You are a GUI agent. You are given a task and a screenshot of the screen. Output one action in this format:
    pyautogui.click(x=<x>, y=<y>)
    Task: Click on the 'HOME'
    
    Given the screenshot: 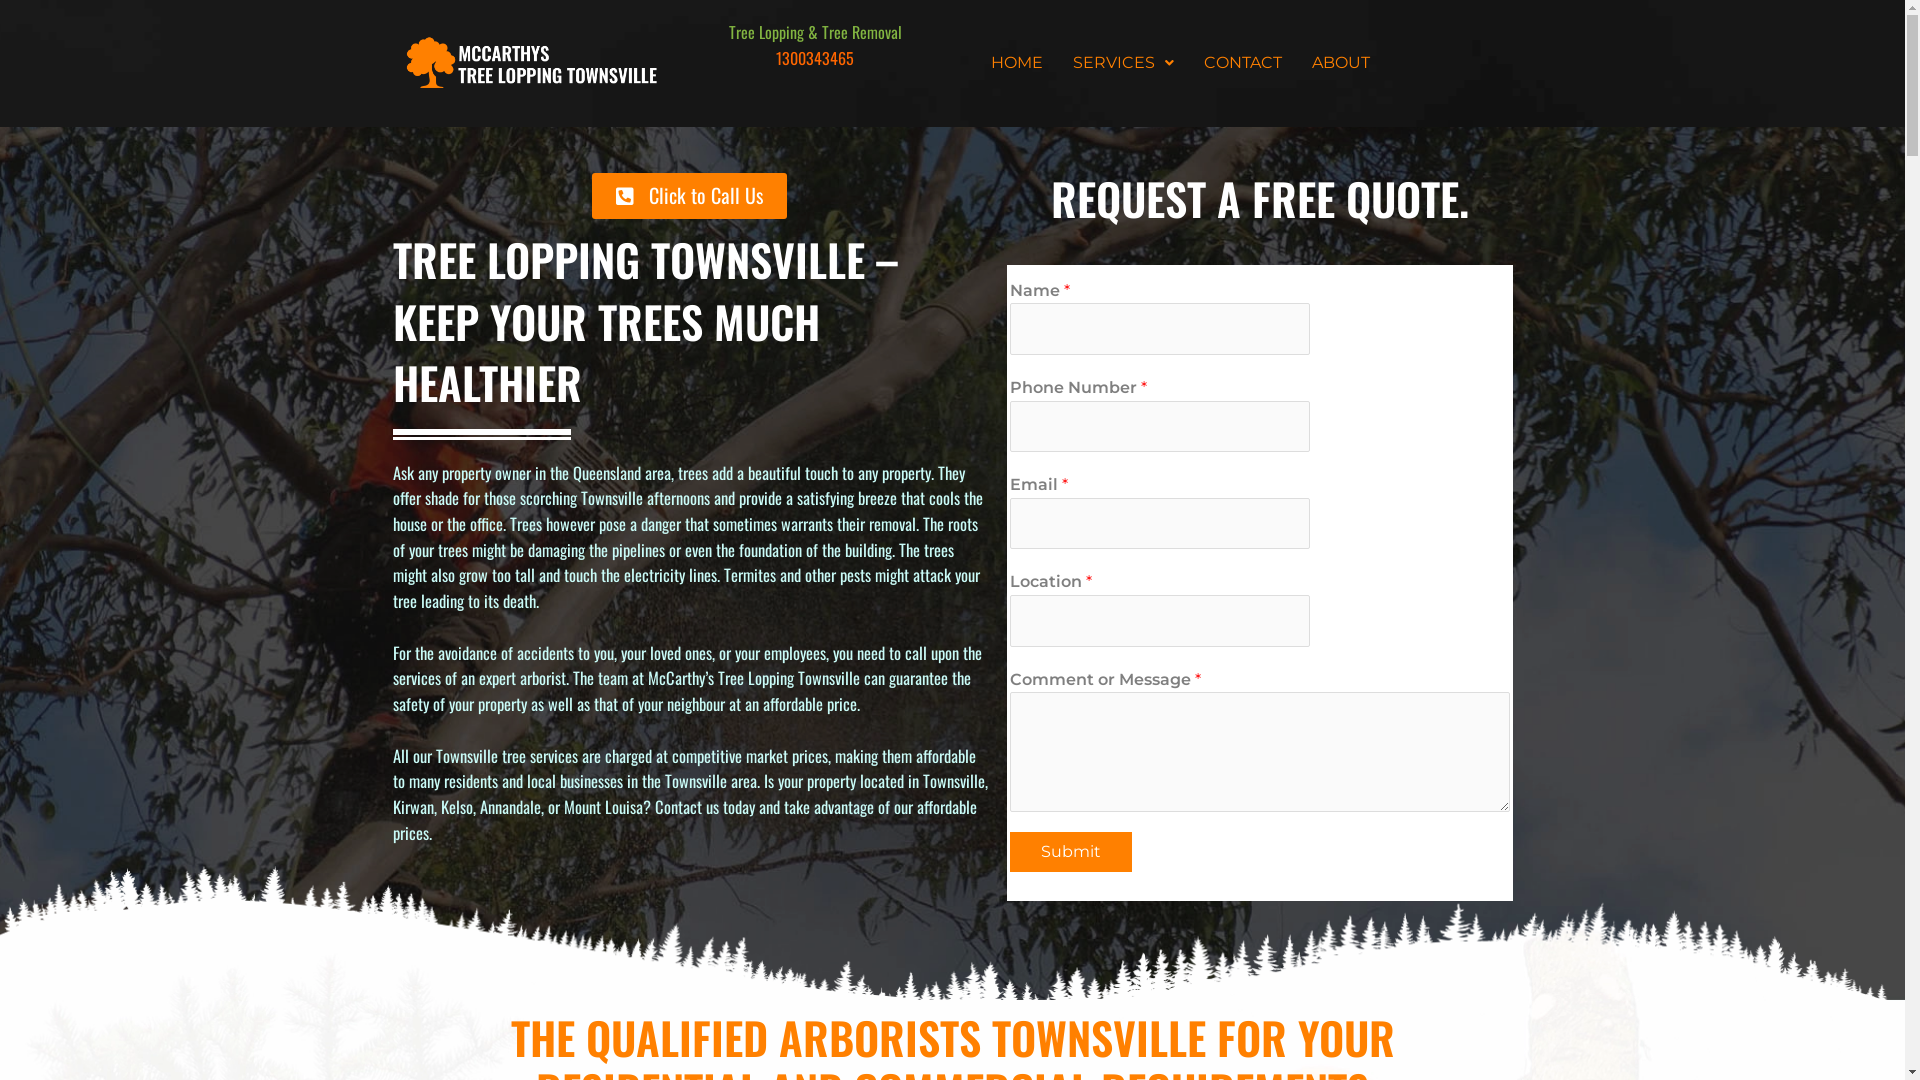 What is the action you would take?
    pyautogui.click(x=1017, y=61)
    